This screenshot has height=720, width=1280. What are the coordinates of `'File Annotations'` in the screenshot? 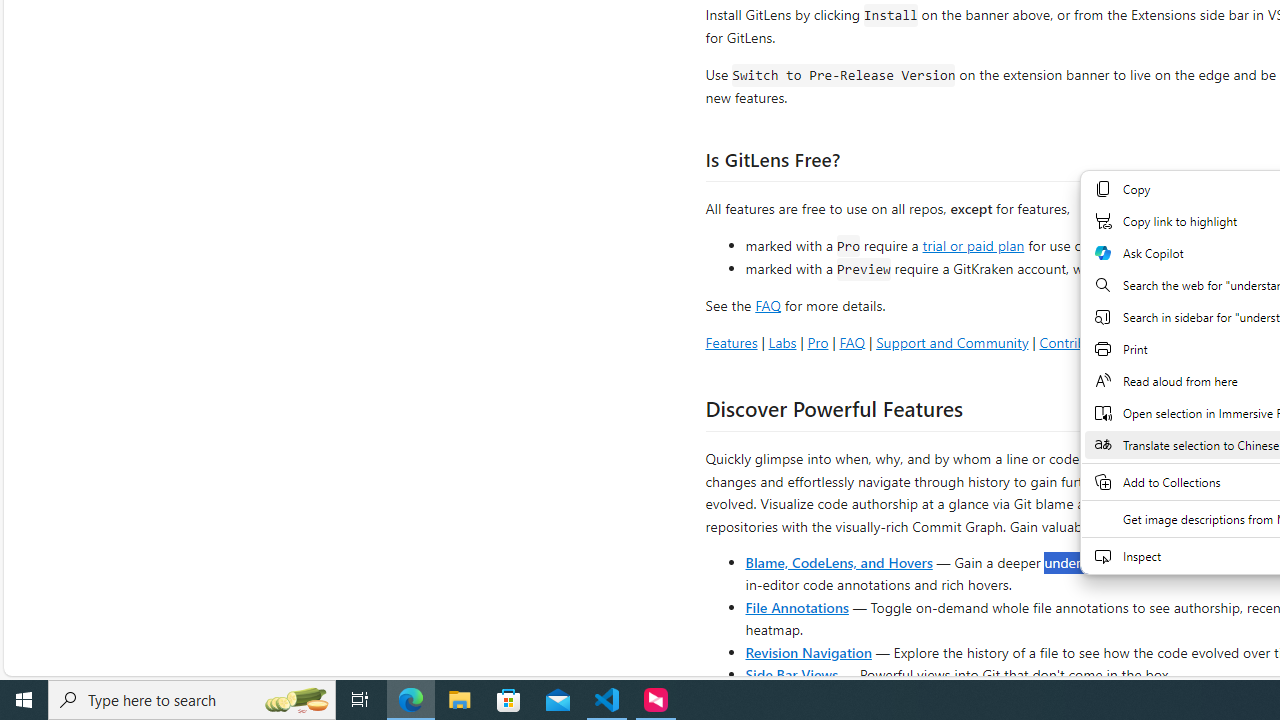 It's located at (795, 605).